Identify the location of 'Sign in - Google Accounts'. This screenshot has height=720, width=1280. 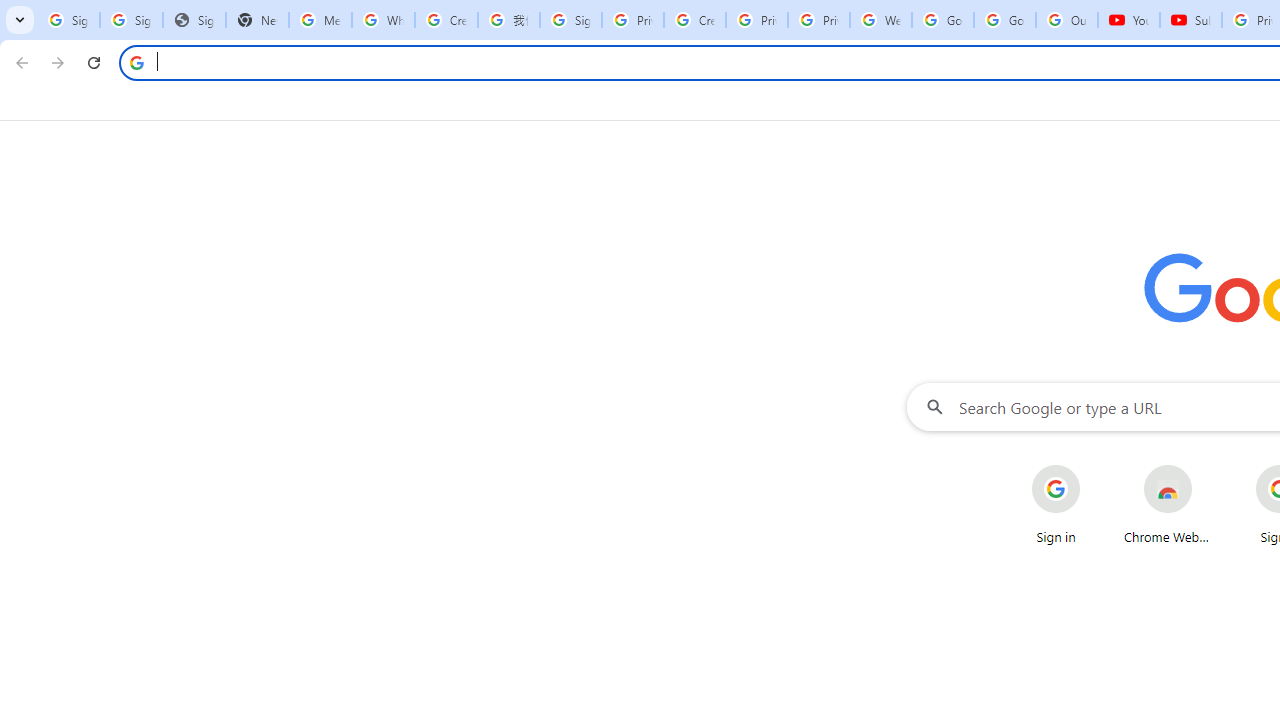
(569, 20).